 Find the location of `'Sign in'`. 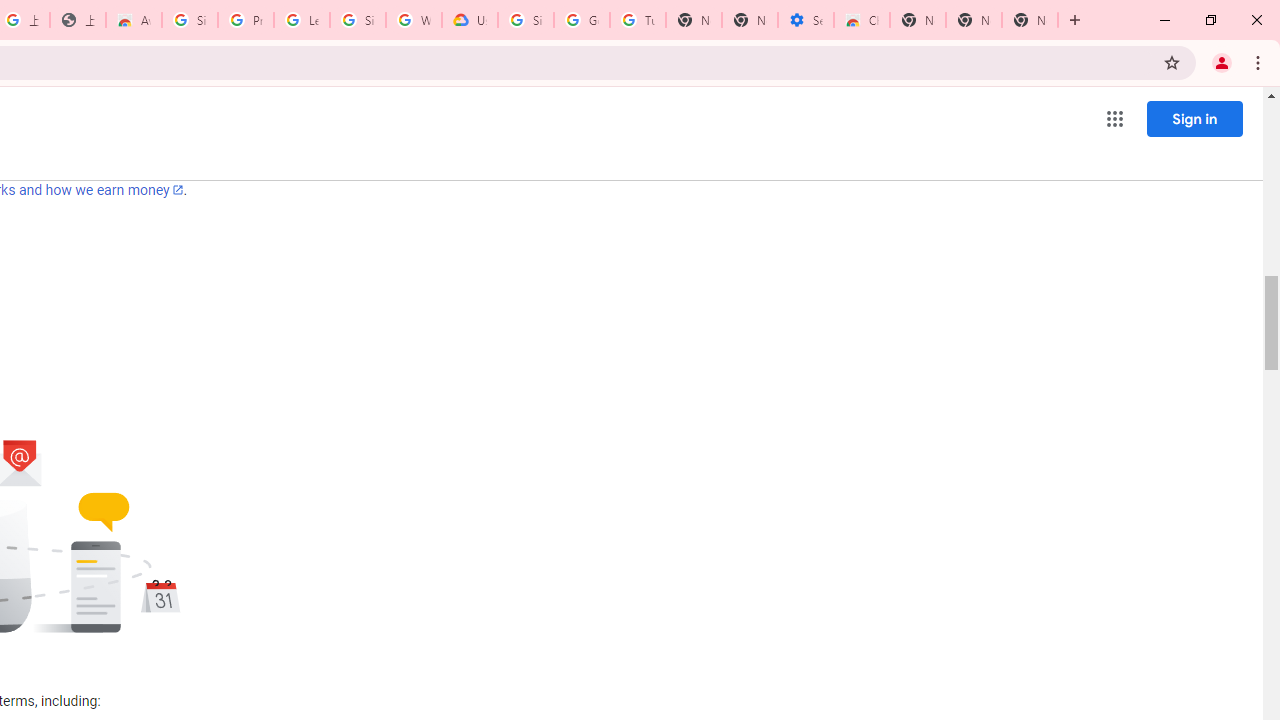

'Sign in' is located at coordinates (1194, 118).